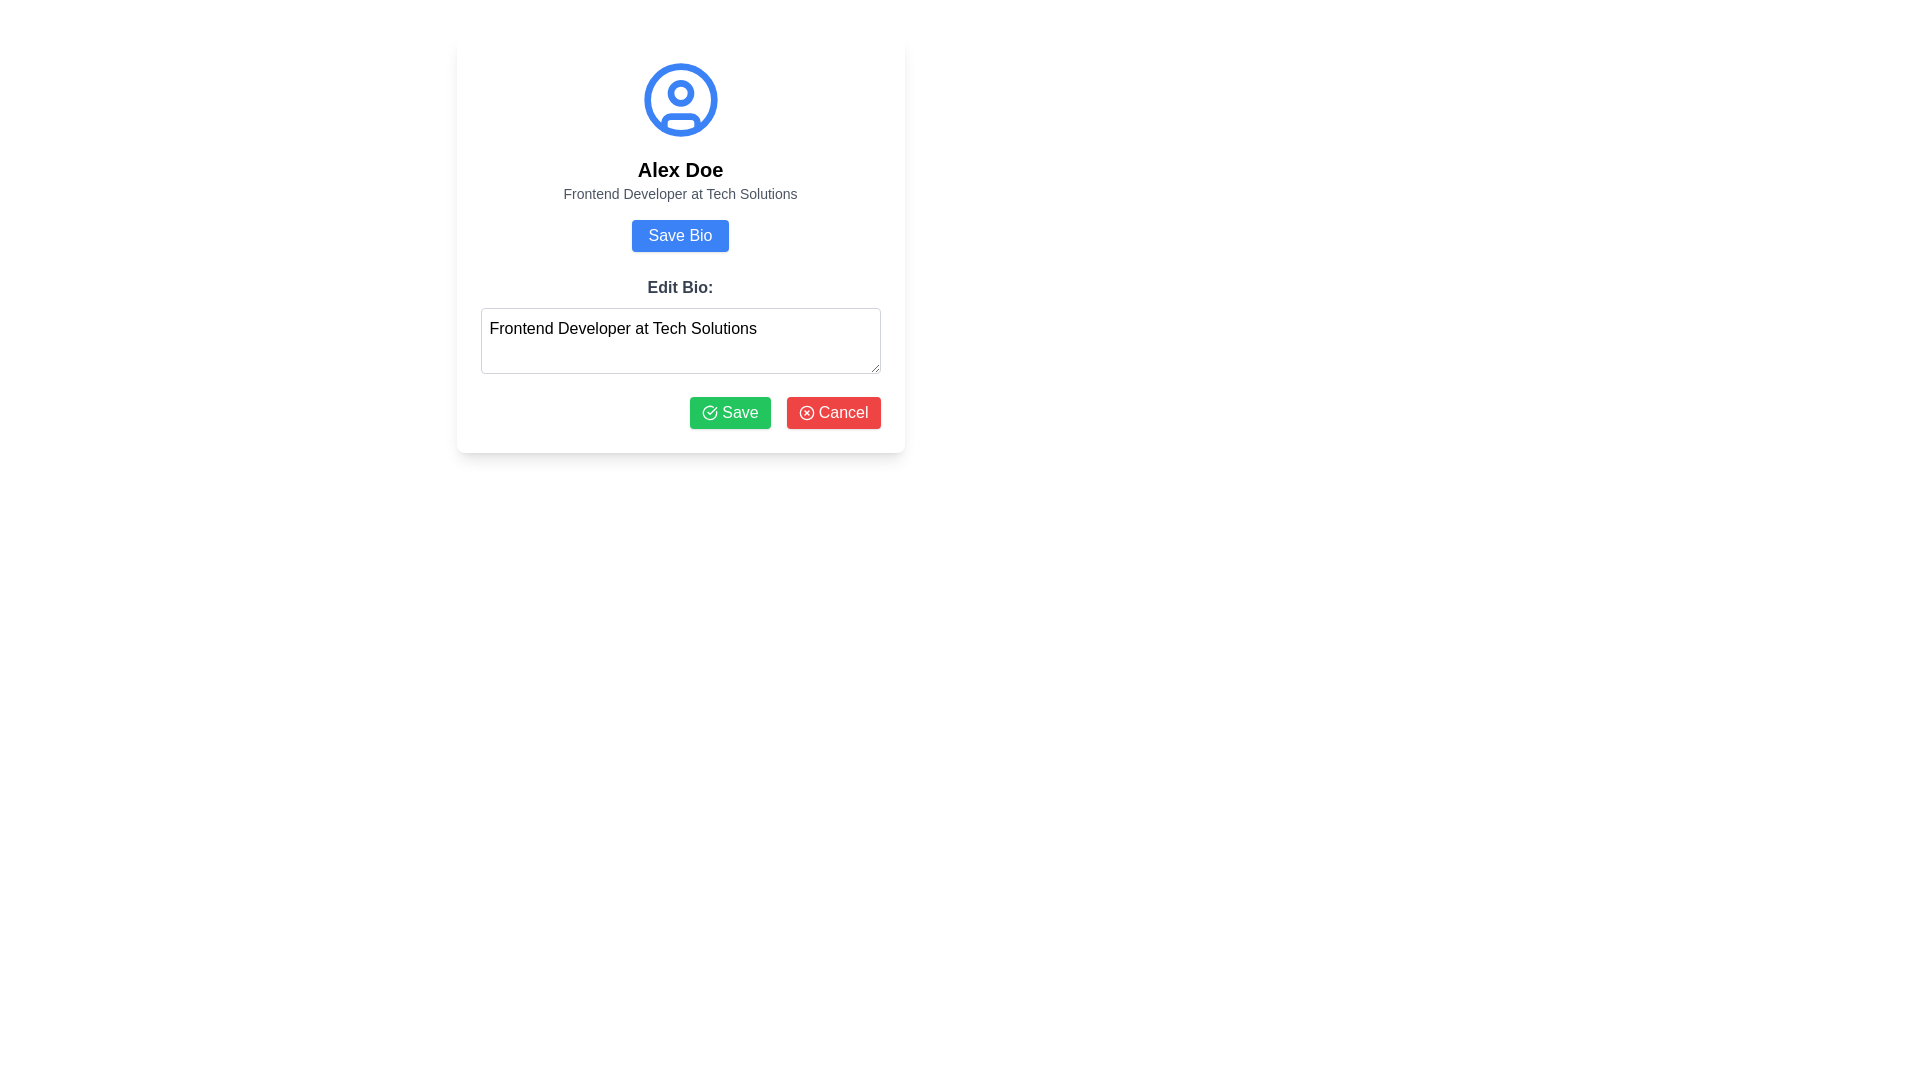 The image size is (1920, 1080). What do you see at coordinates (680, 93) in the screenshot?
I see `the small circular SVG component representing a user profile icon located at the top-center of the interface` at bounding box center [680, 93].